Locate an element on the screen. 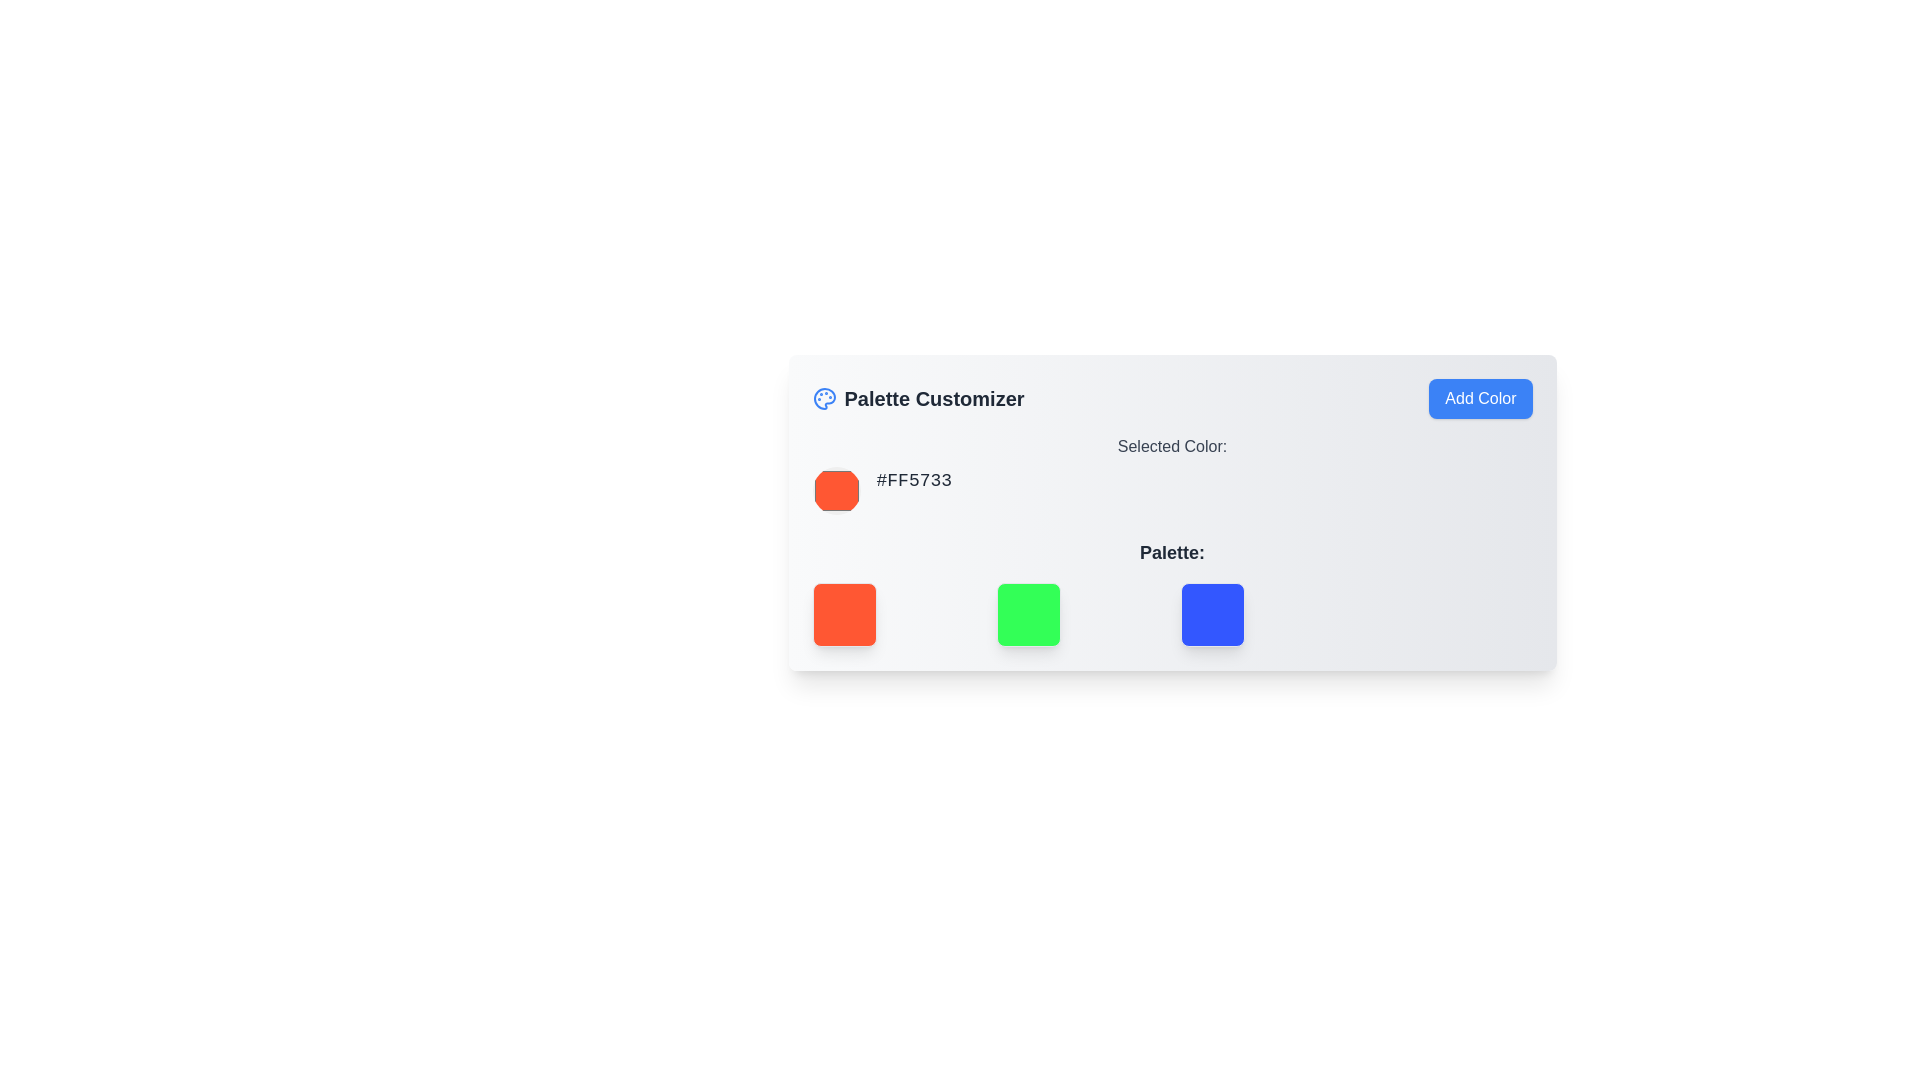 This screenshot has width=1920, height=1080. text label 'Palette:' which is a bold, larger-sized, dark gray font located at the center-bottom of the interface above the colored squares is located at coordinates (1172, 552).